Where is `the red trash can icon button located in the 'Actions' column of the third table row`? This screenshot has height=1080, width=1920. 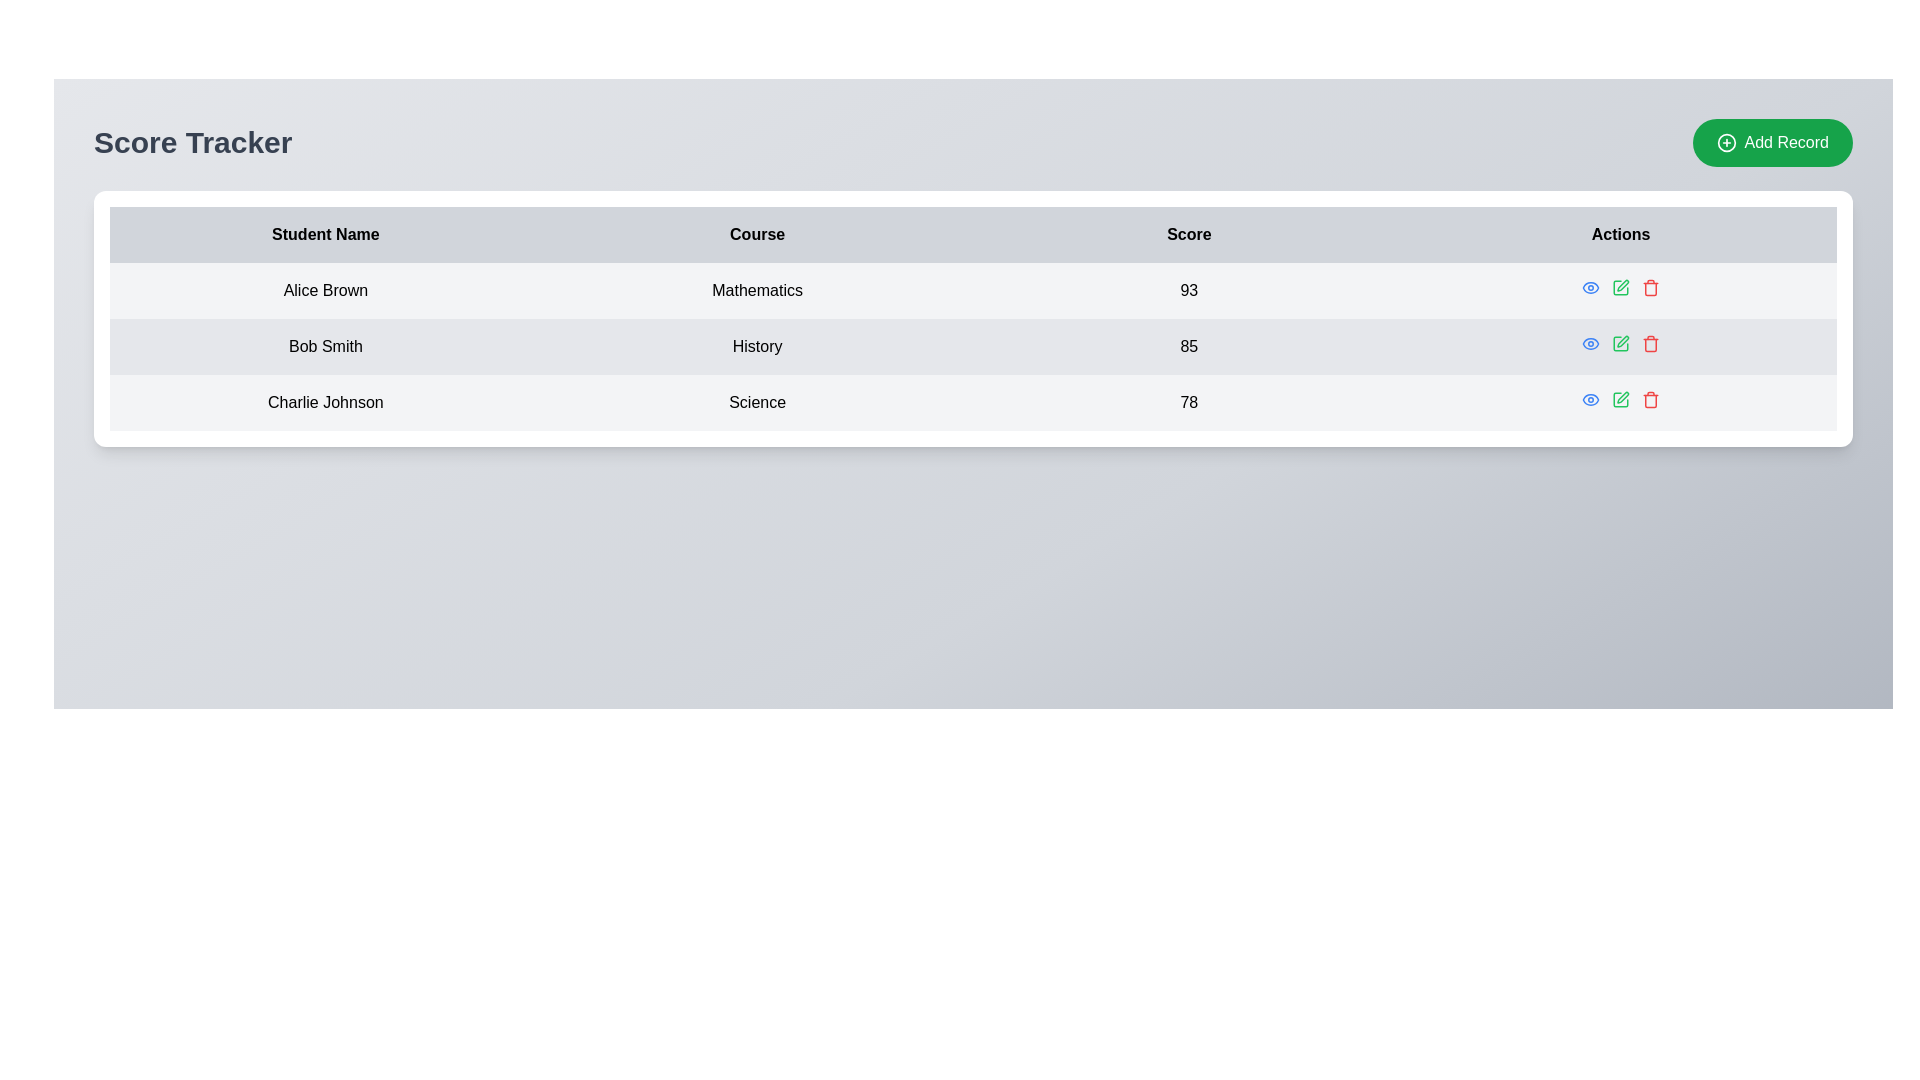
the red trash can icon button located in the 'Actions' column of the third table row is located at coordinates (1651, 400).